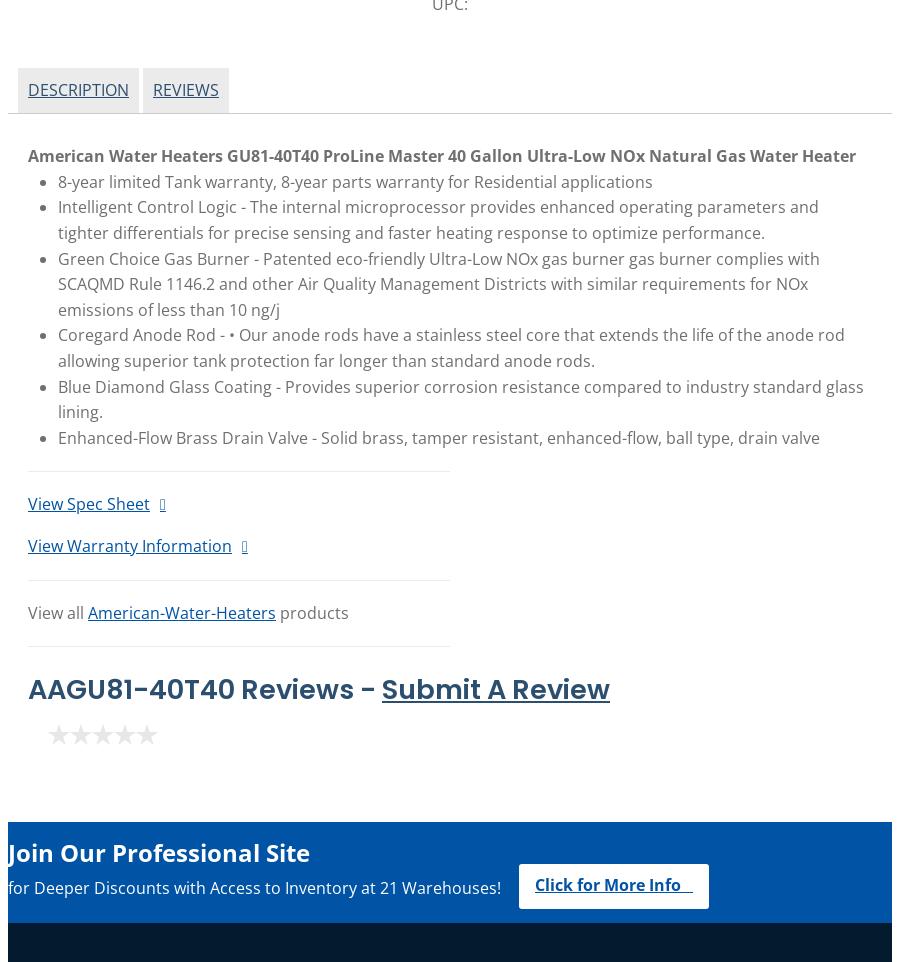 Image resolution: width=900 pixels, height=962 pixels. What do you see at coordinates (255, 885) in the screenshot?
I see `'for Deeper Discounts with Access to Inventory at 21 Warehouses!'` at bounding box center [255, 885].